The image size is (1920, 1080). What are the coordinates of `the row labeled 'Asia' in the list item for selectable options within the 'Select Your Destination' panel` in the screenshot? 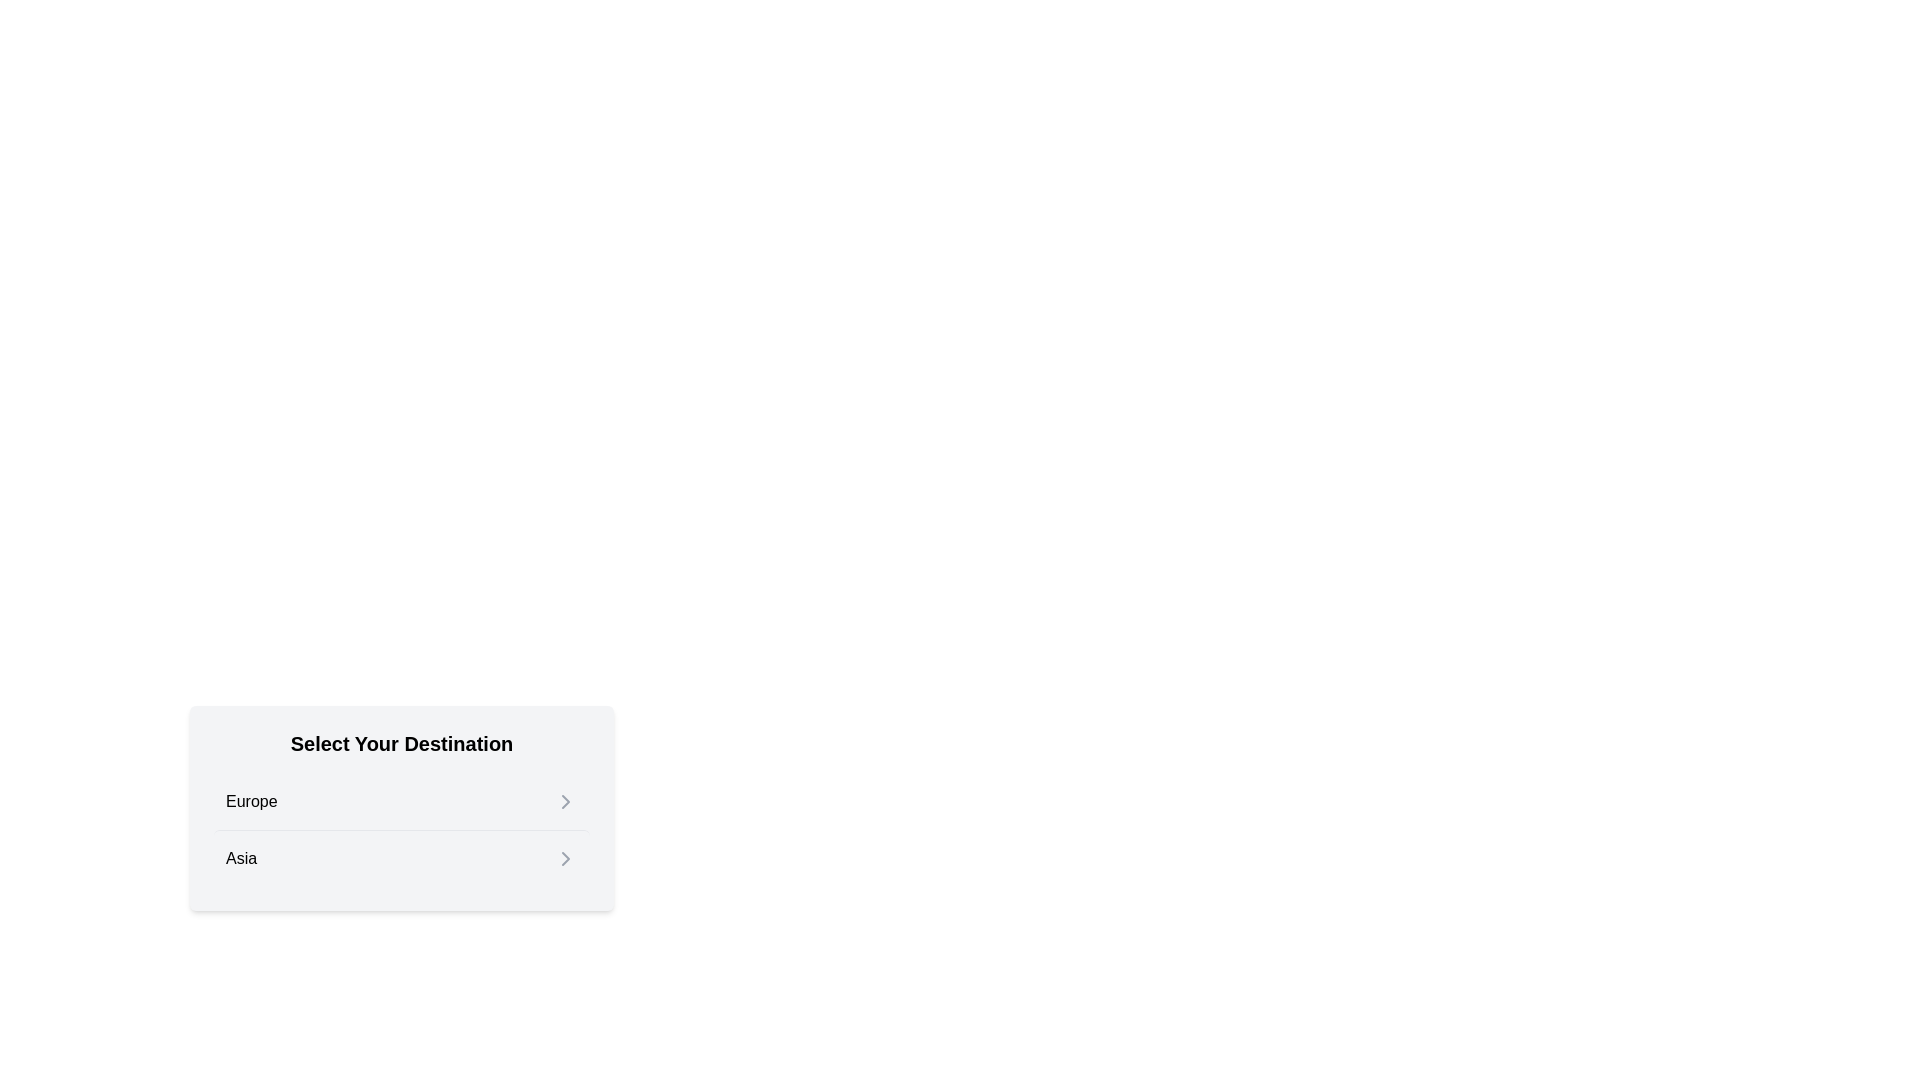 It's located at (401, 829).